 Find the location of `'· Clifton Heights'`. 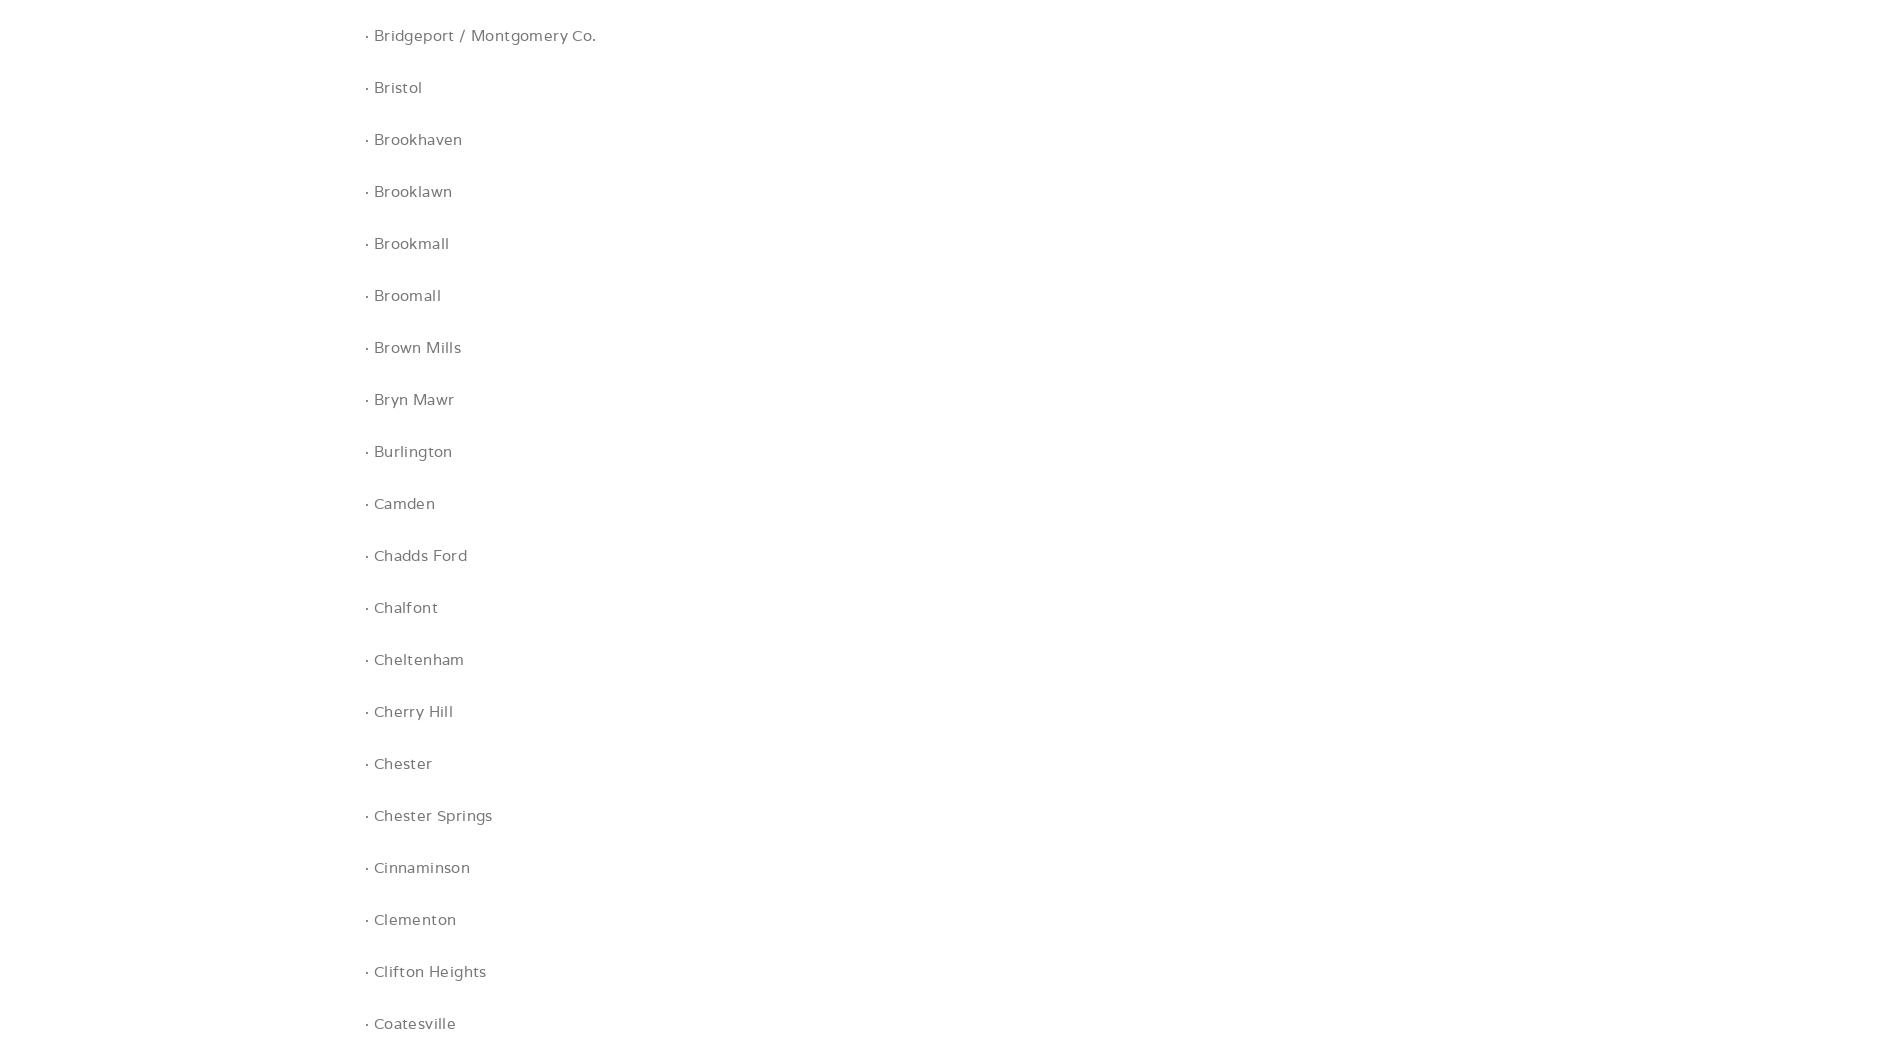

'· Clifton Heights' is located at coordinates (424, 971).